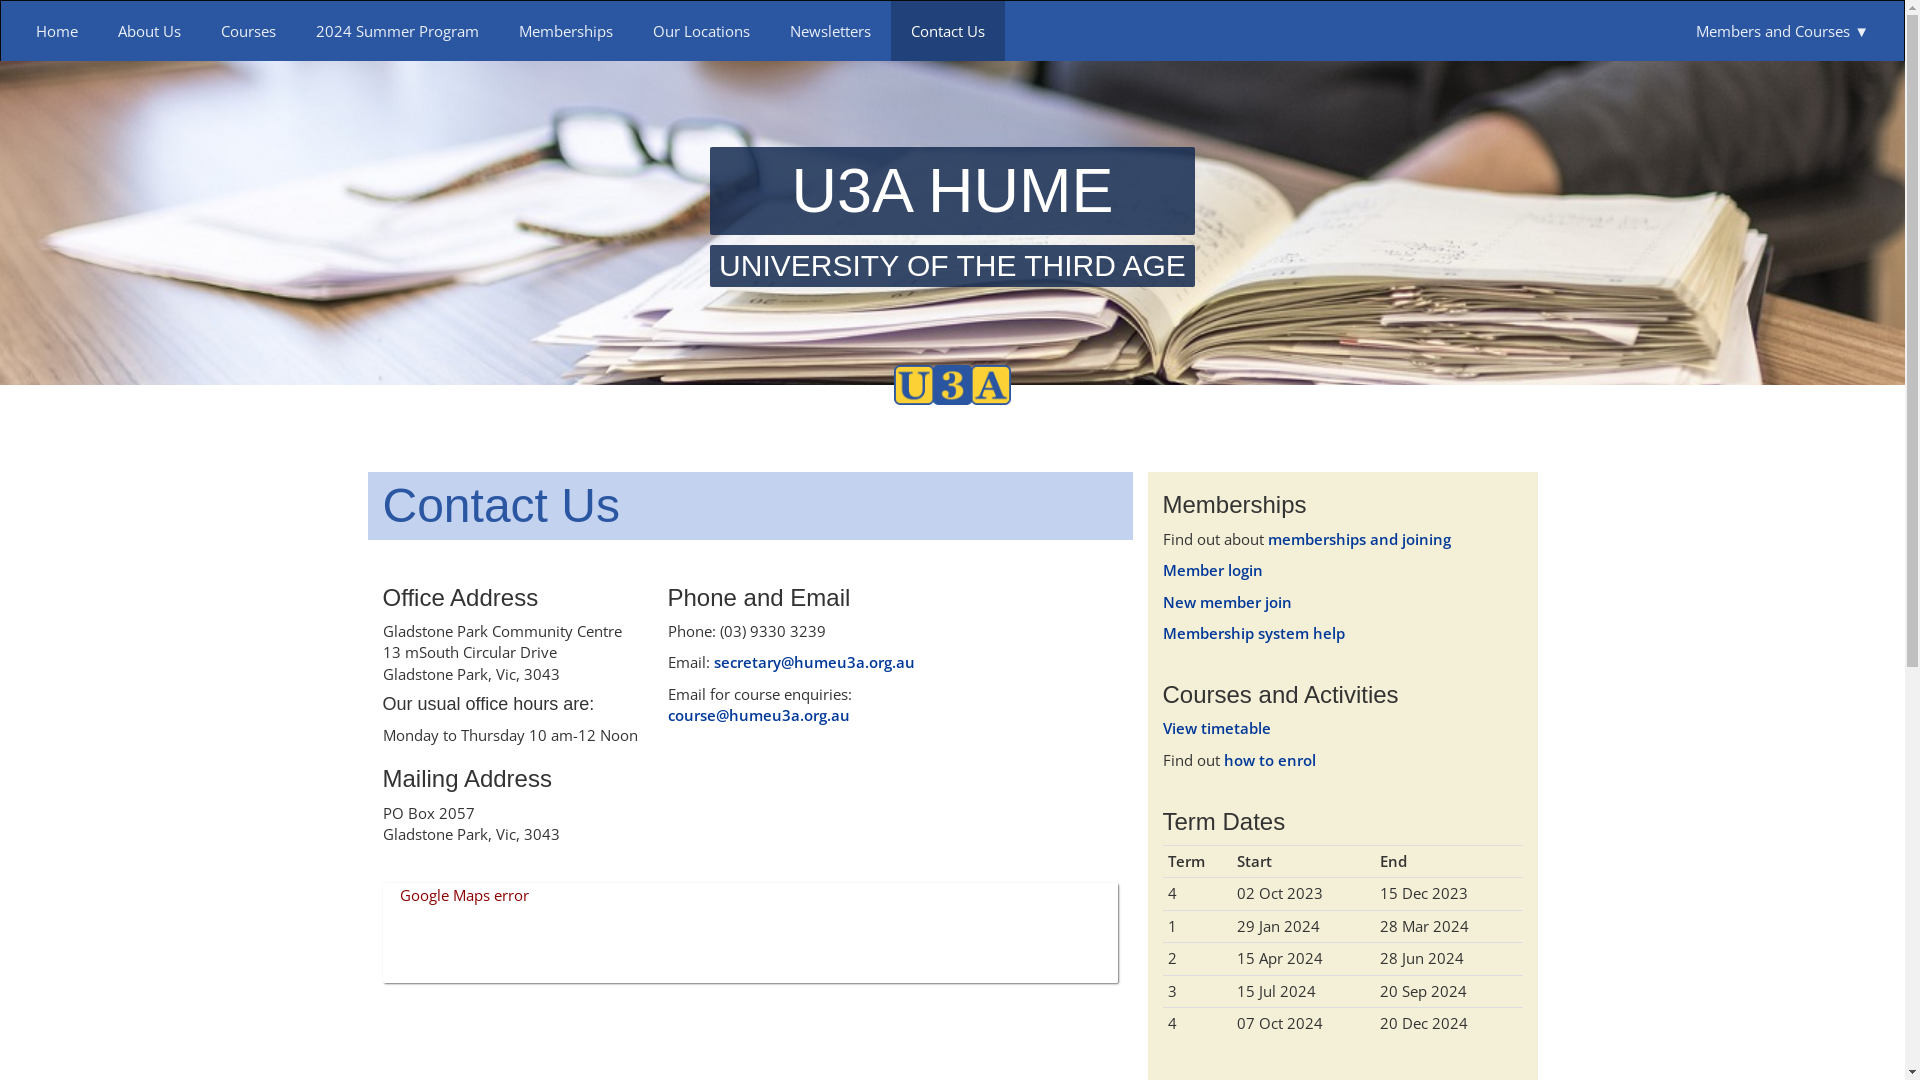 The height and width of the screenshot is (1080, 1920). Describe the element at coordinates (1211, 570) in the screenshot. I see `'Member login'` at that location.